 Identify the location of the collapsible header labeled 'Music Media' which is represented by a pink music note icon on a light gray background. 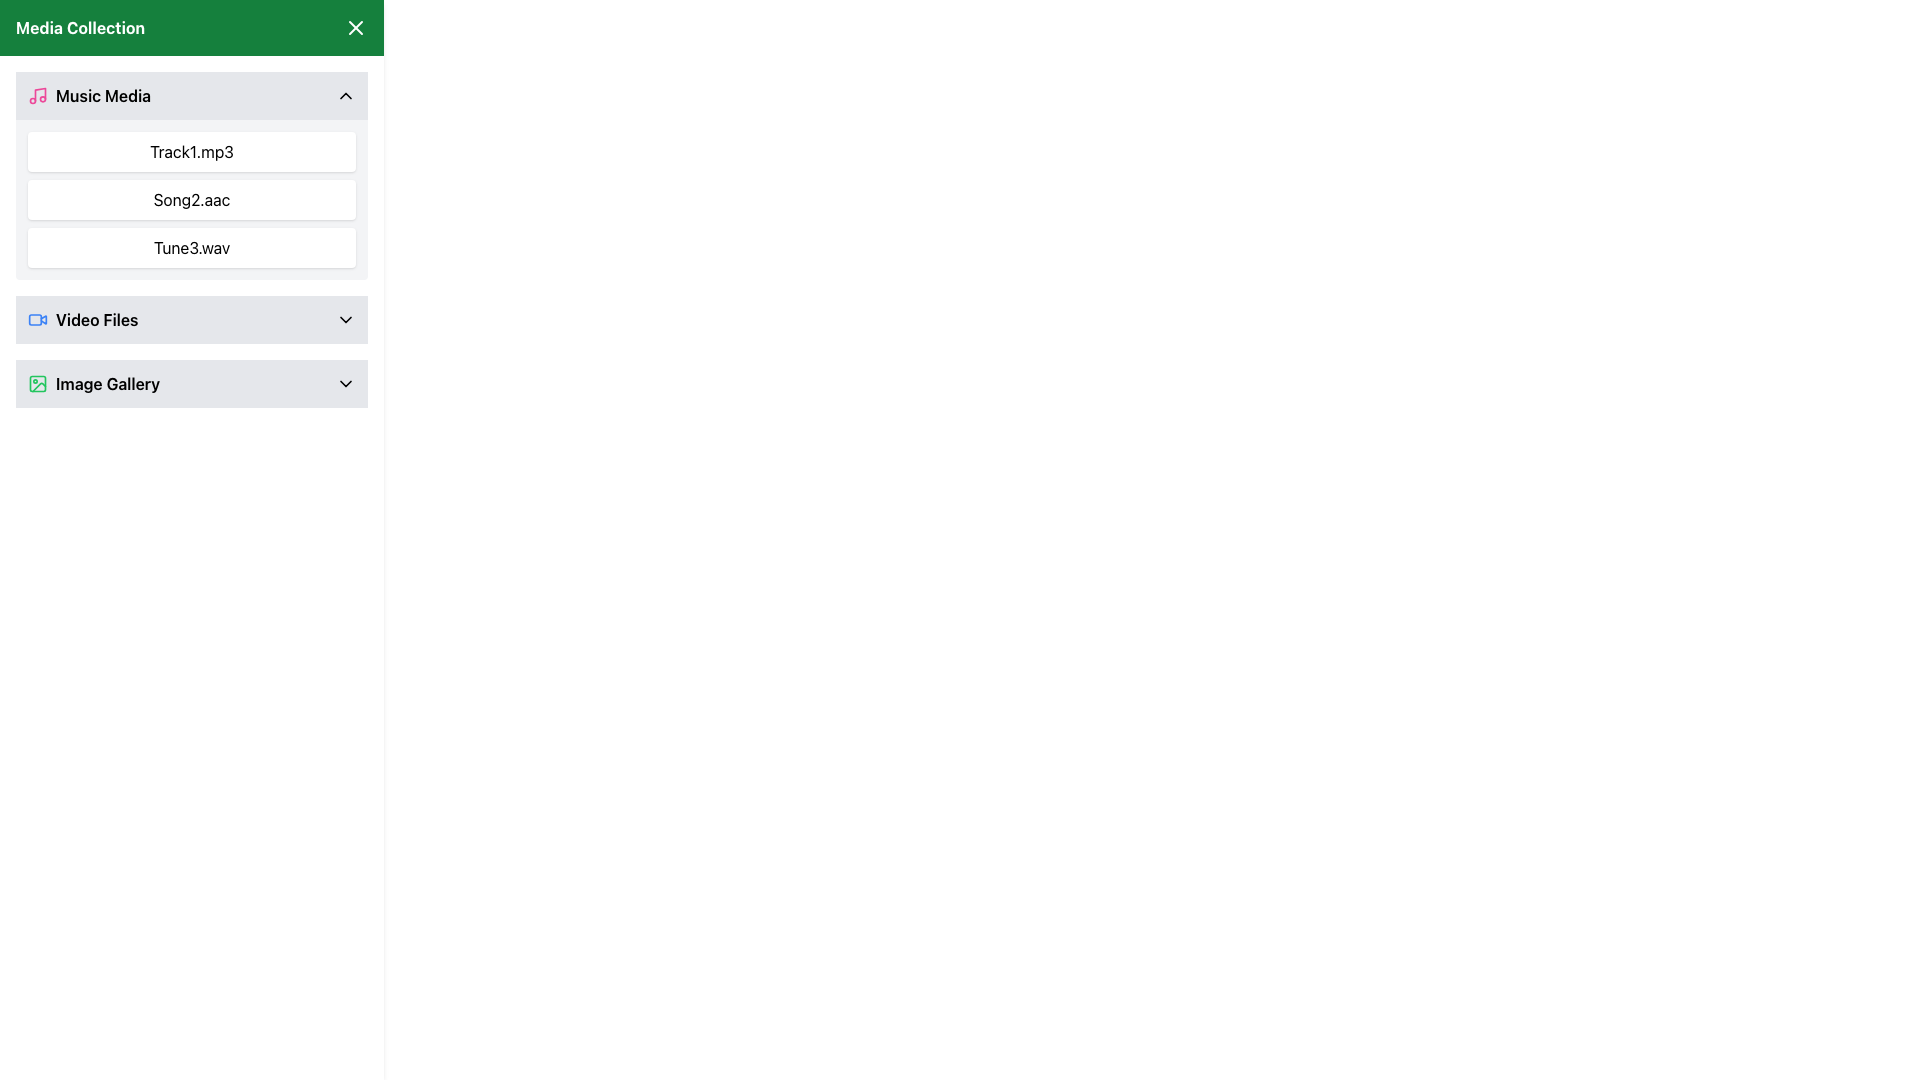
(88, 96).